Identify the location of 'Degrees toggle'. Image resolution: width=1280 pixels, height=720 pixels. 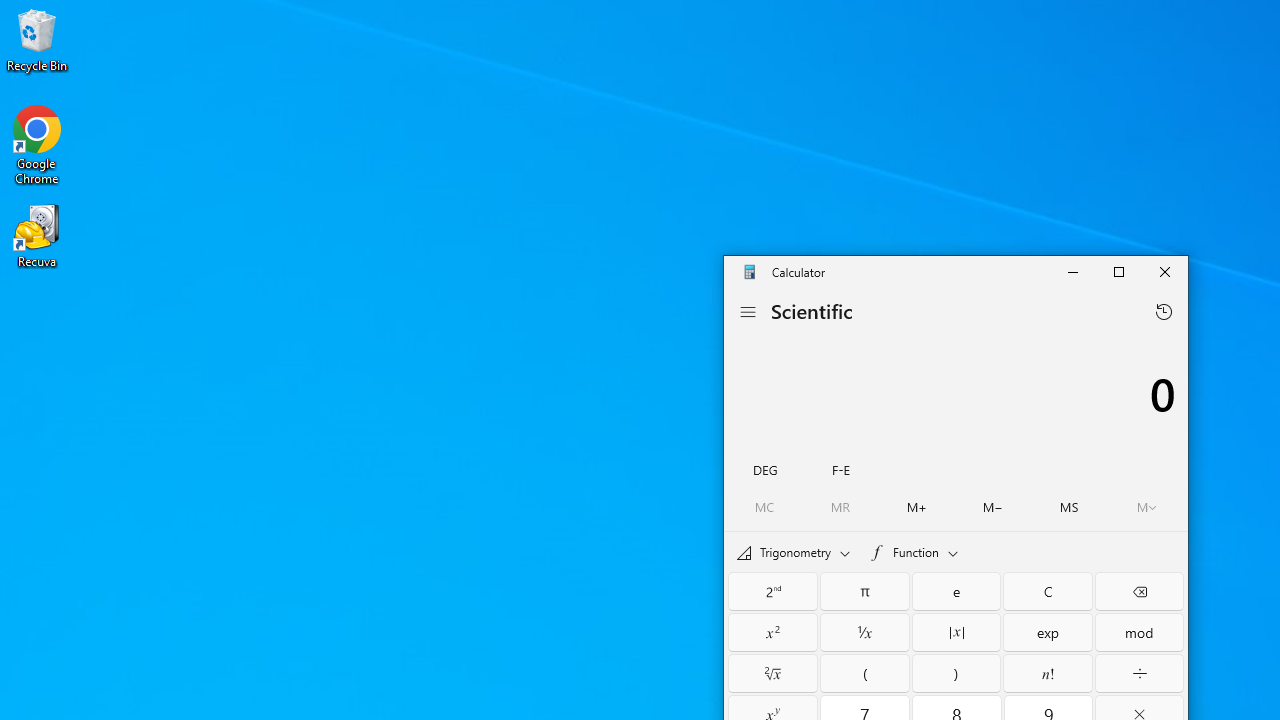
(764, 468).